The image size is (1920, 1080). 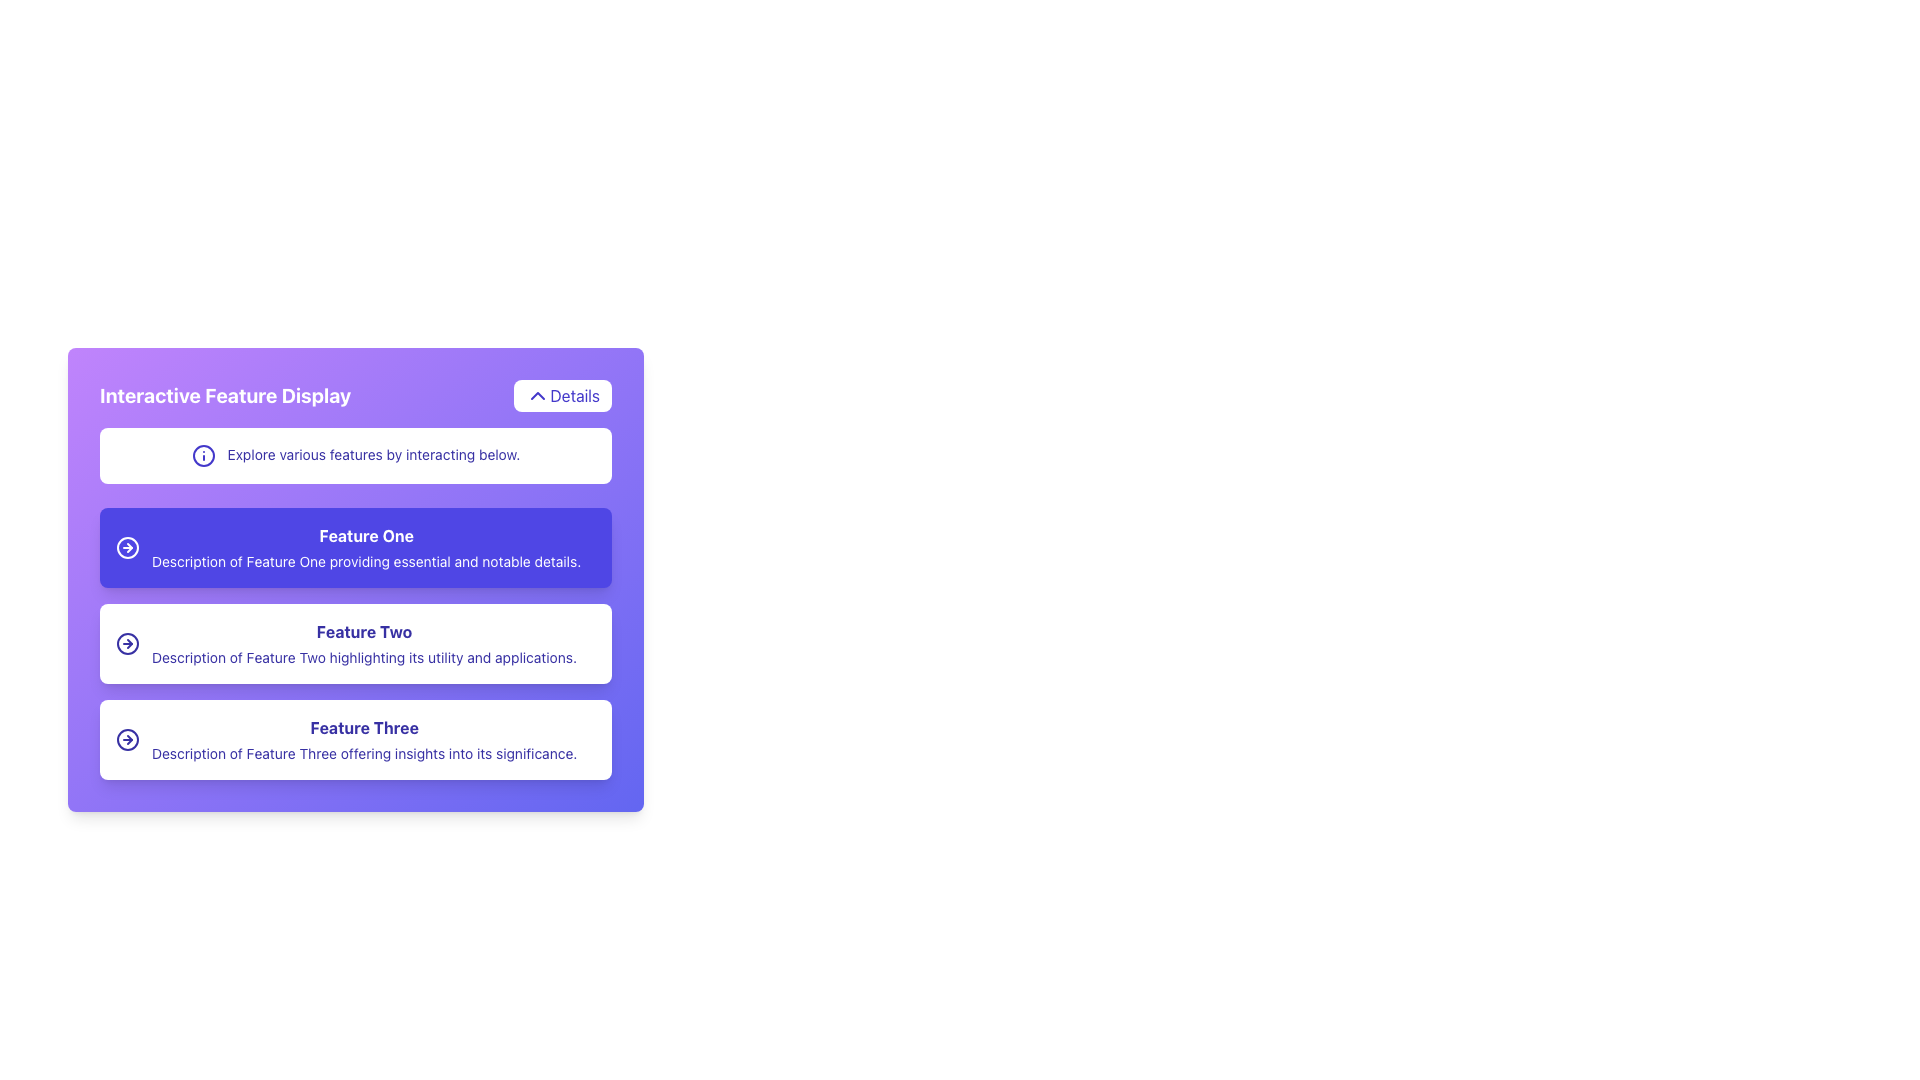 What do you see at coordinates (364, 644) in the screenshot?
I see `informational text component describing 'Feature Two', which is located in the center of the interface, below 'Feature One' and above 'Feature Three'` at bounding box center [364, 644].